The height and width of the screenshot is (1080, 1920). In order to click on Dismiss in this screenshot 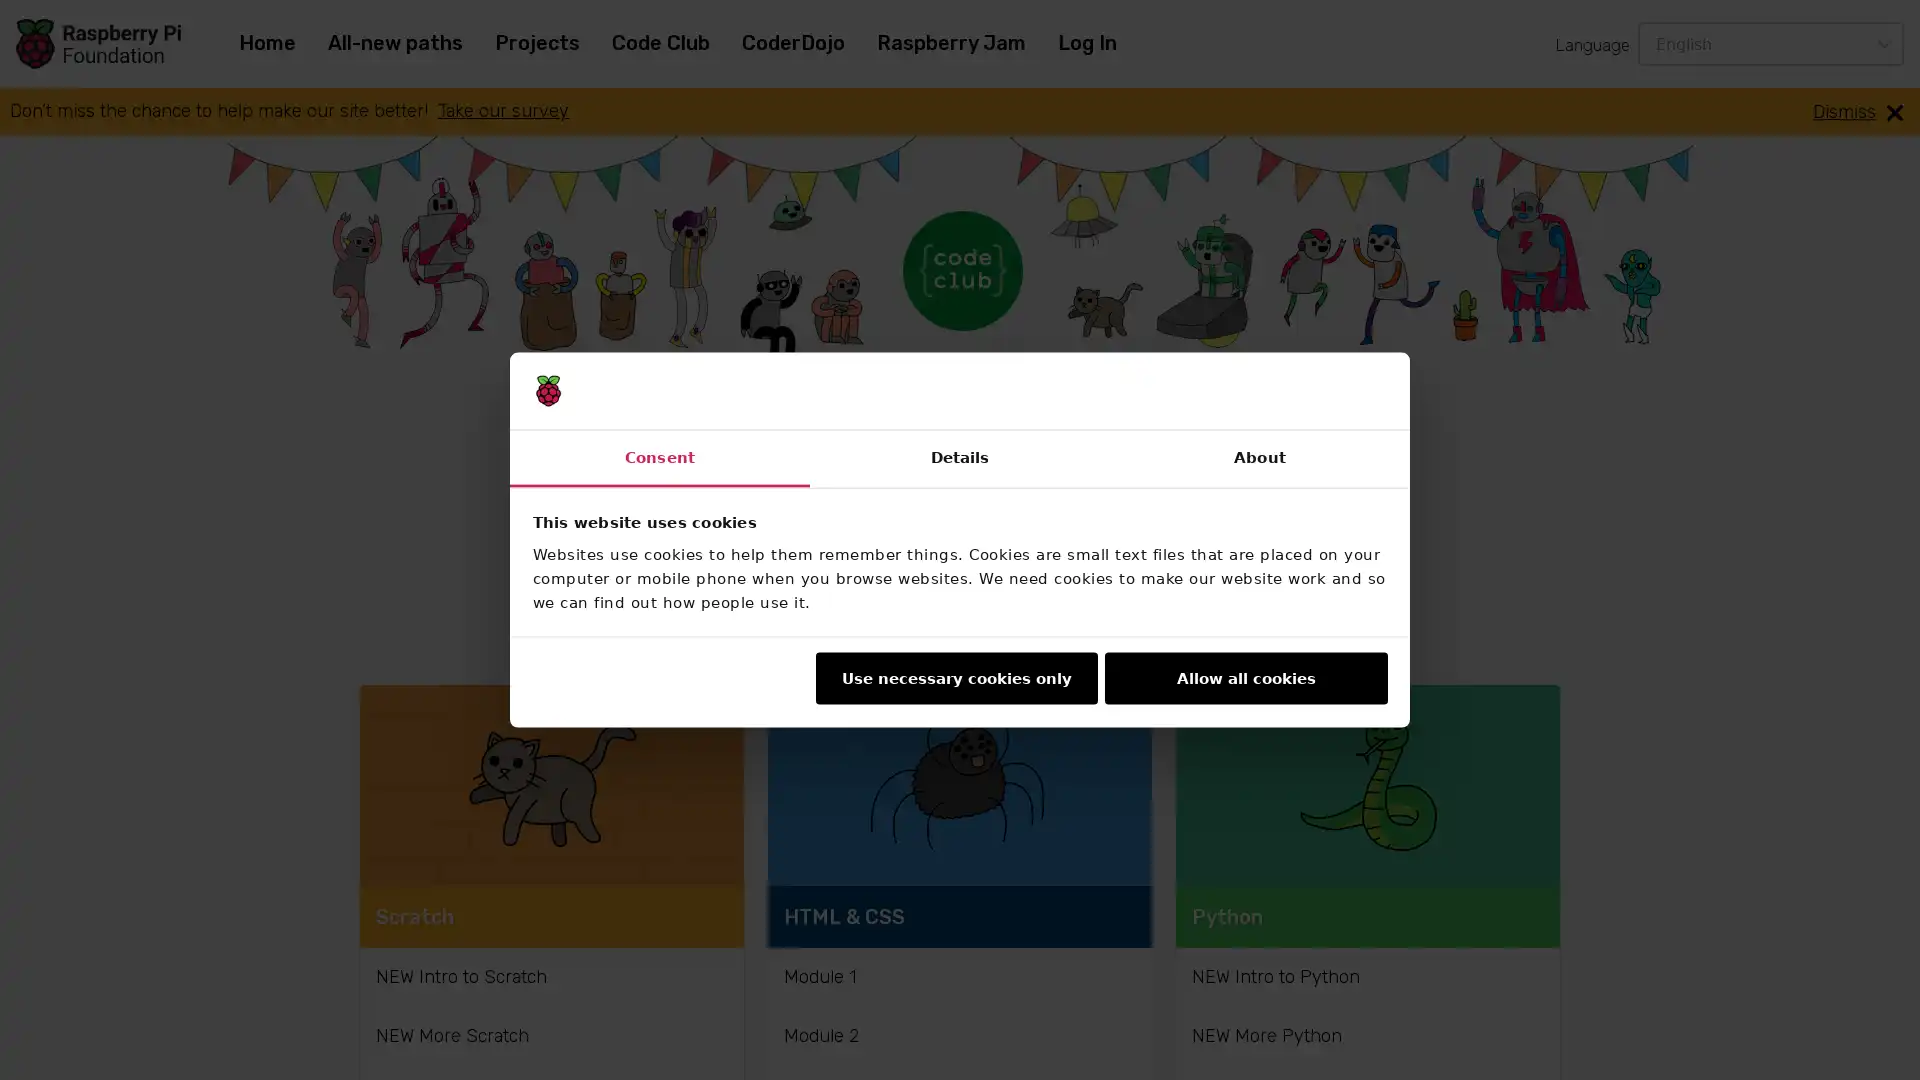, I will do `click(1857, 111)`.